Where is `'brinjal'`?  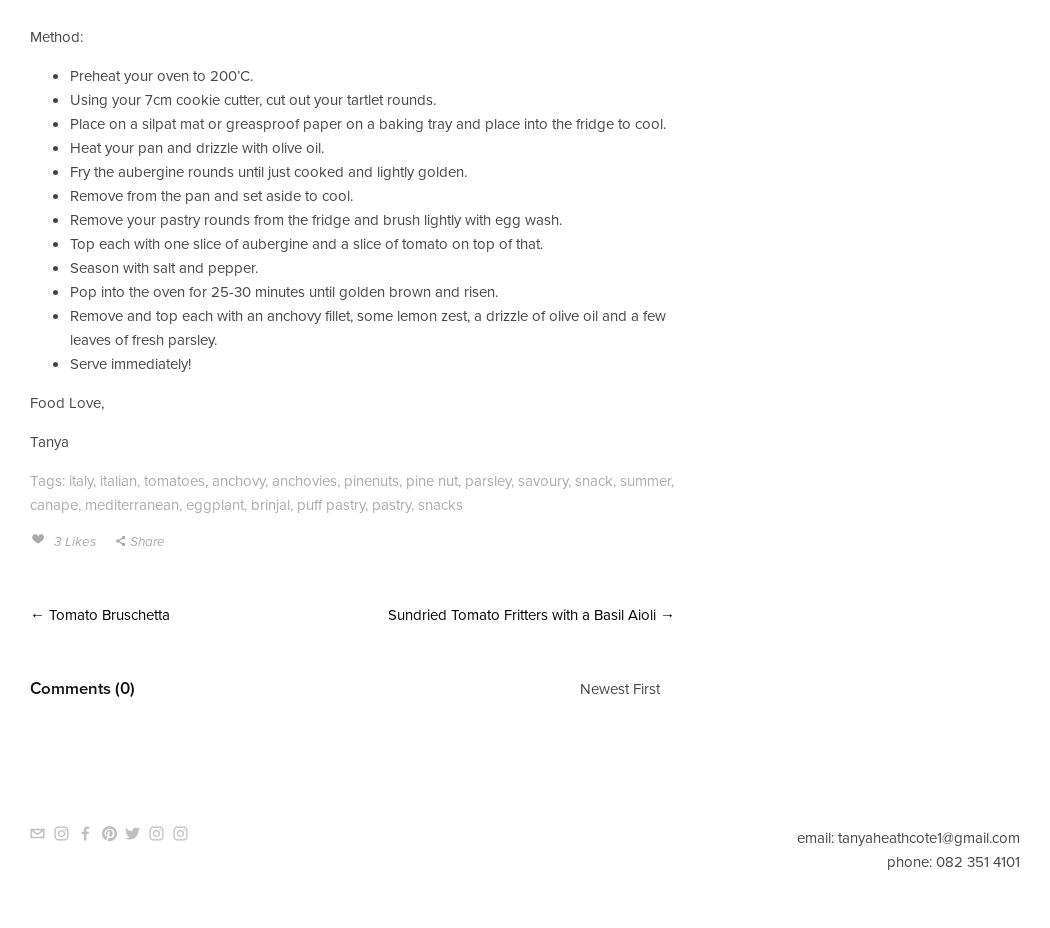
'brinjal' is located at coordinates (269, 502).